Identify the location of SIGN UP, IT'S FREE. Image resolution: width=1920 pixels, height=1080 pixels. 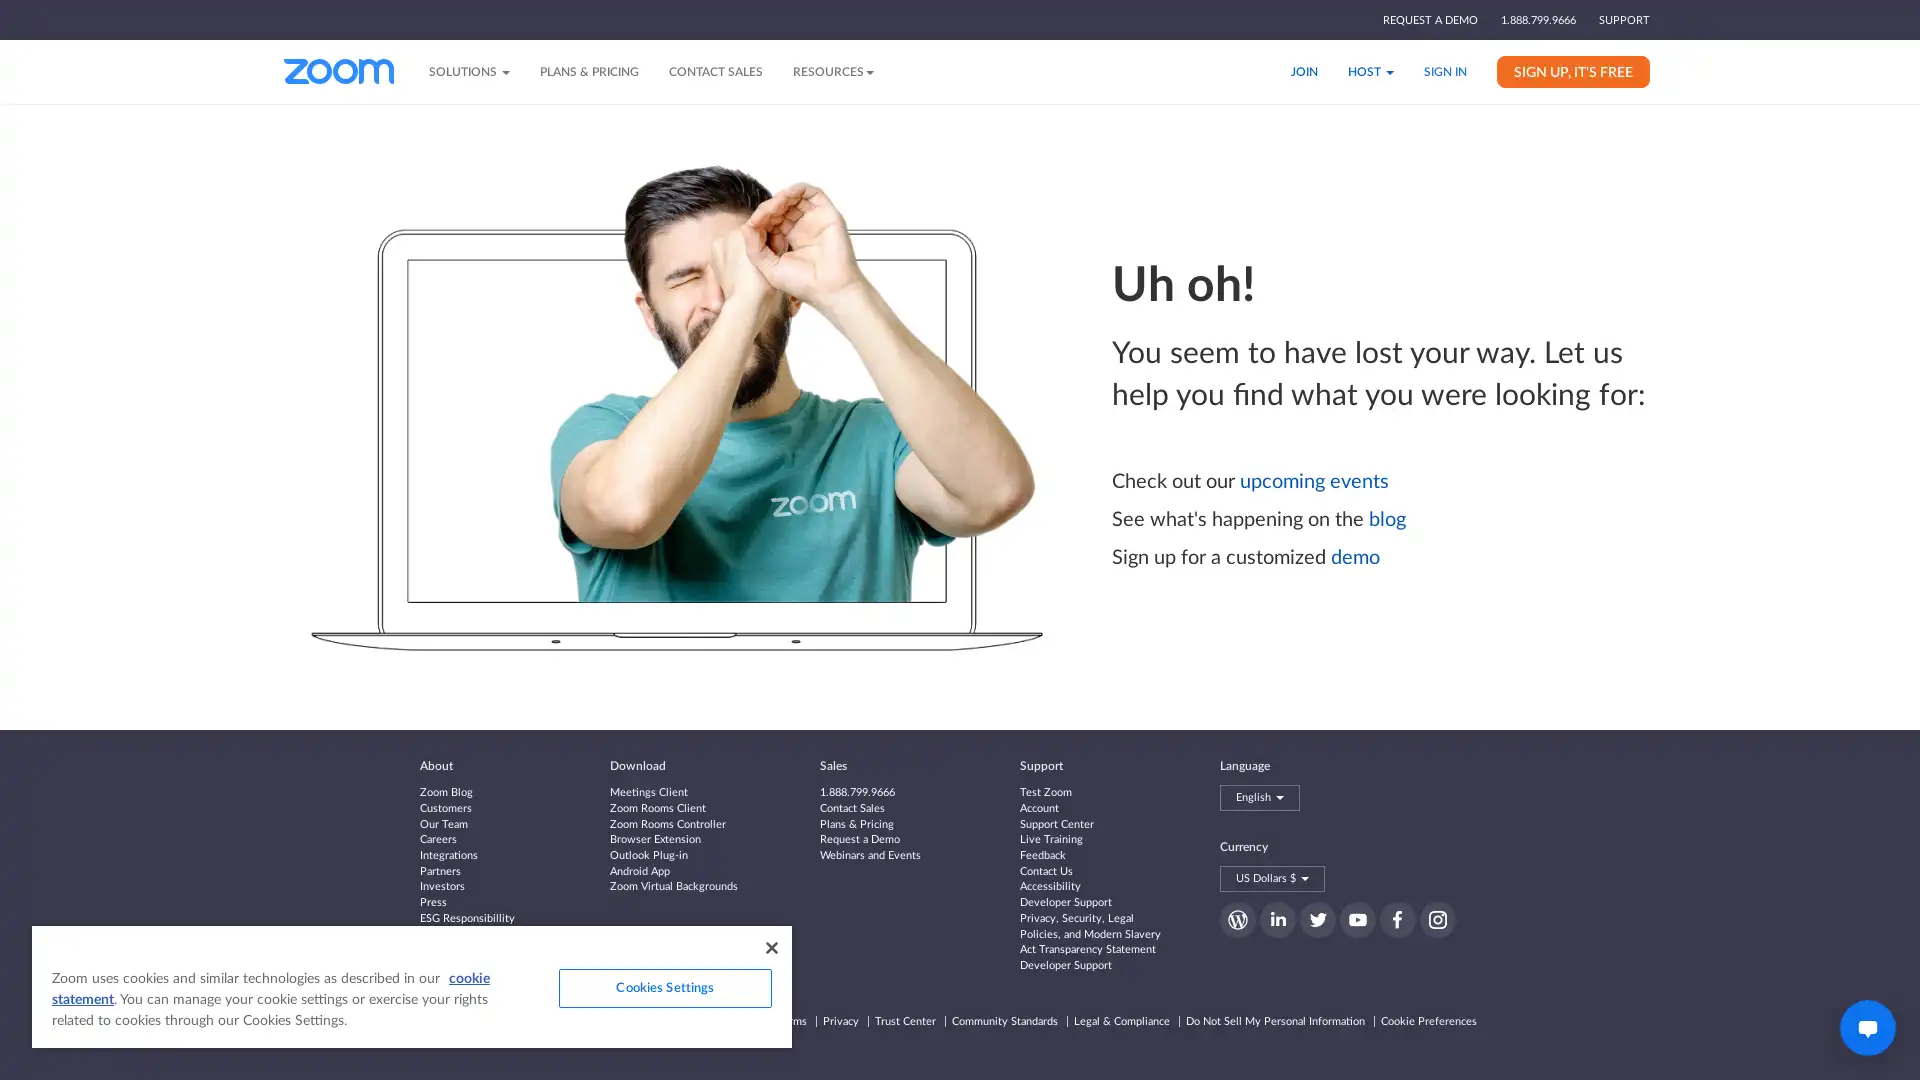
(1572, 69).